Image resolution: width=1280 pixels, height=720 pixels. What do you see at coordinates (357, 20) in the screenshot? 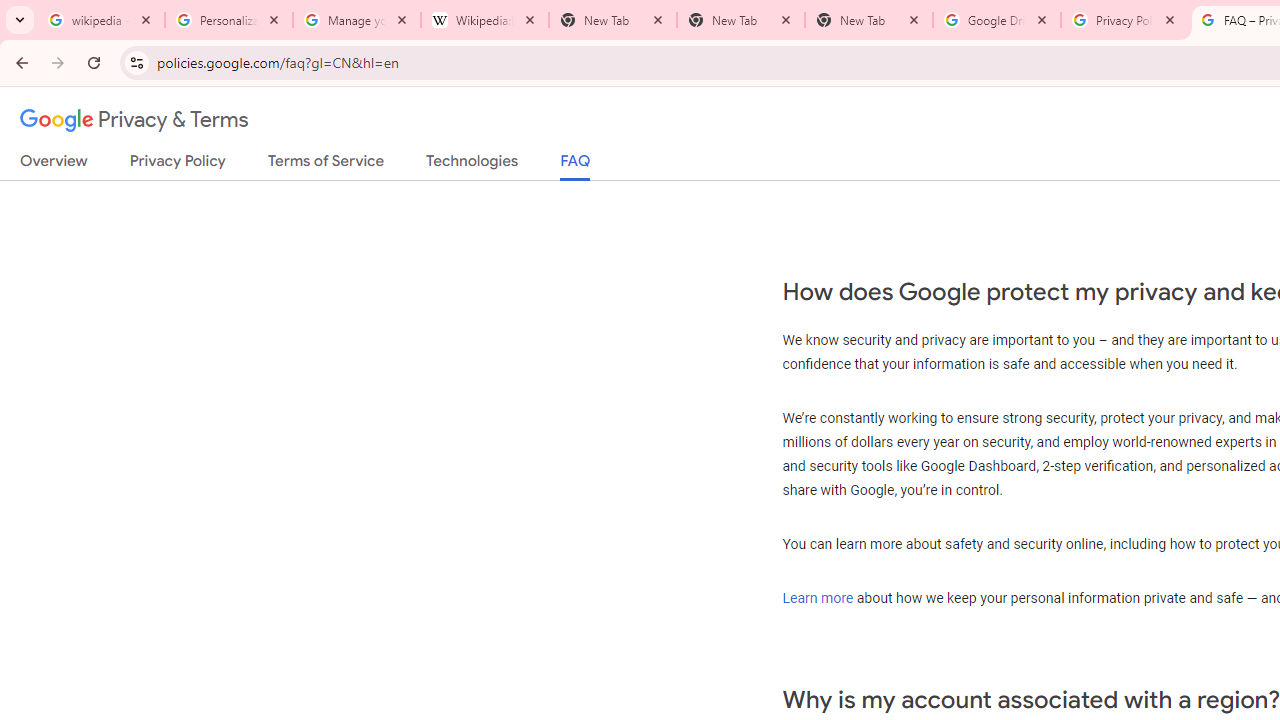
I see `'Manage your Location History - Google Search Help'` at bounding box center [357, 20].